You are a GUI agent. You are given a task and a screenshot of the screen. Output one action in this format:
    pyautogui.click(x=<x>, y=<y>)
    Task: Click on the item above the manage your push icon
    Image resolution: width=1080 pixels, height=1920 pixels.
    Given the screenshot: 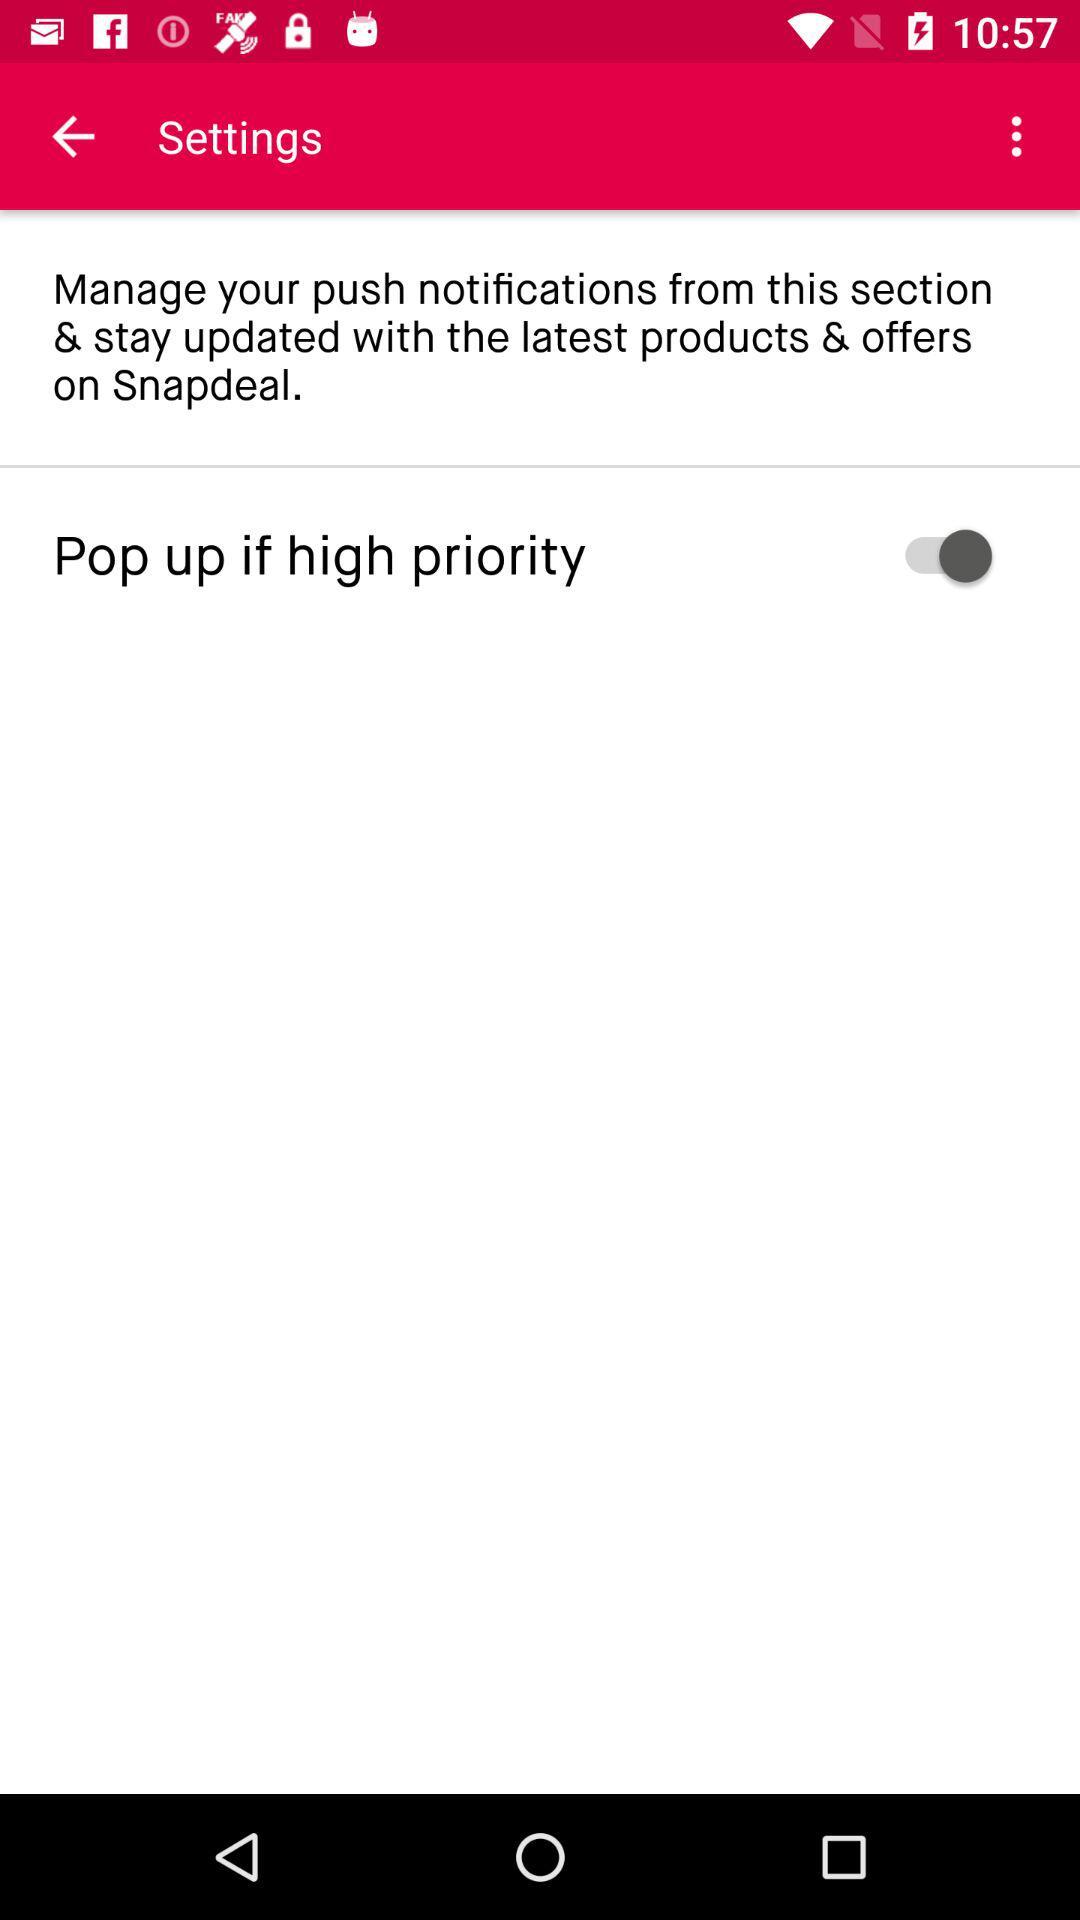 What is the action you would take?
    pyautogui.click(x=72, y=135)
    